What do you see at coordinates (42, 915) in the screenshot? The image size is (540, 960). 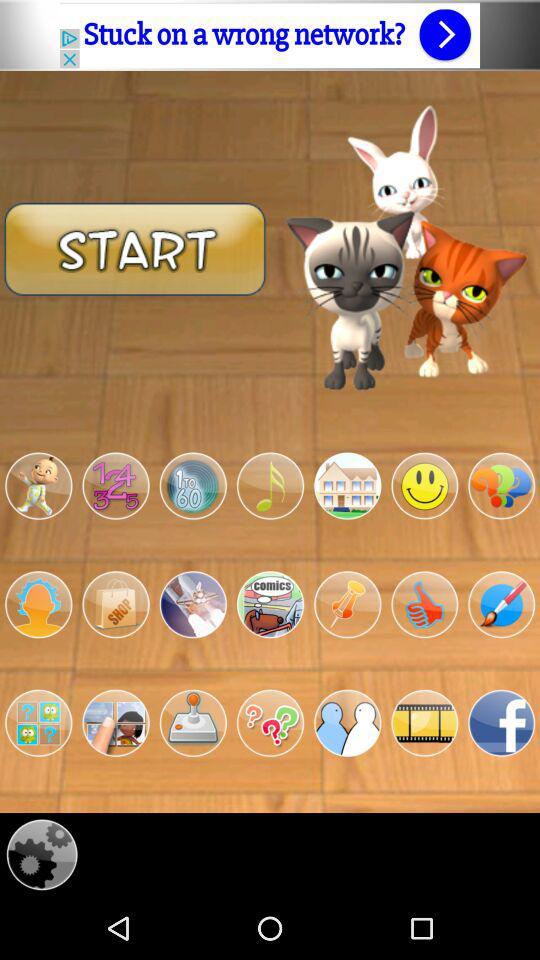 I see `the settings icon` at bounding box center [42, 915].